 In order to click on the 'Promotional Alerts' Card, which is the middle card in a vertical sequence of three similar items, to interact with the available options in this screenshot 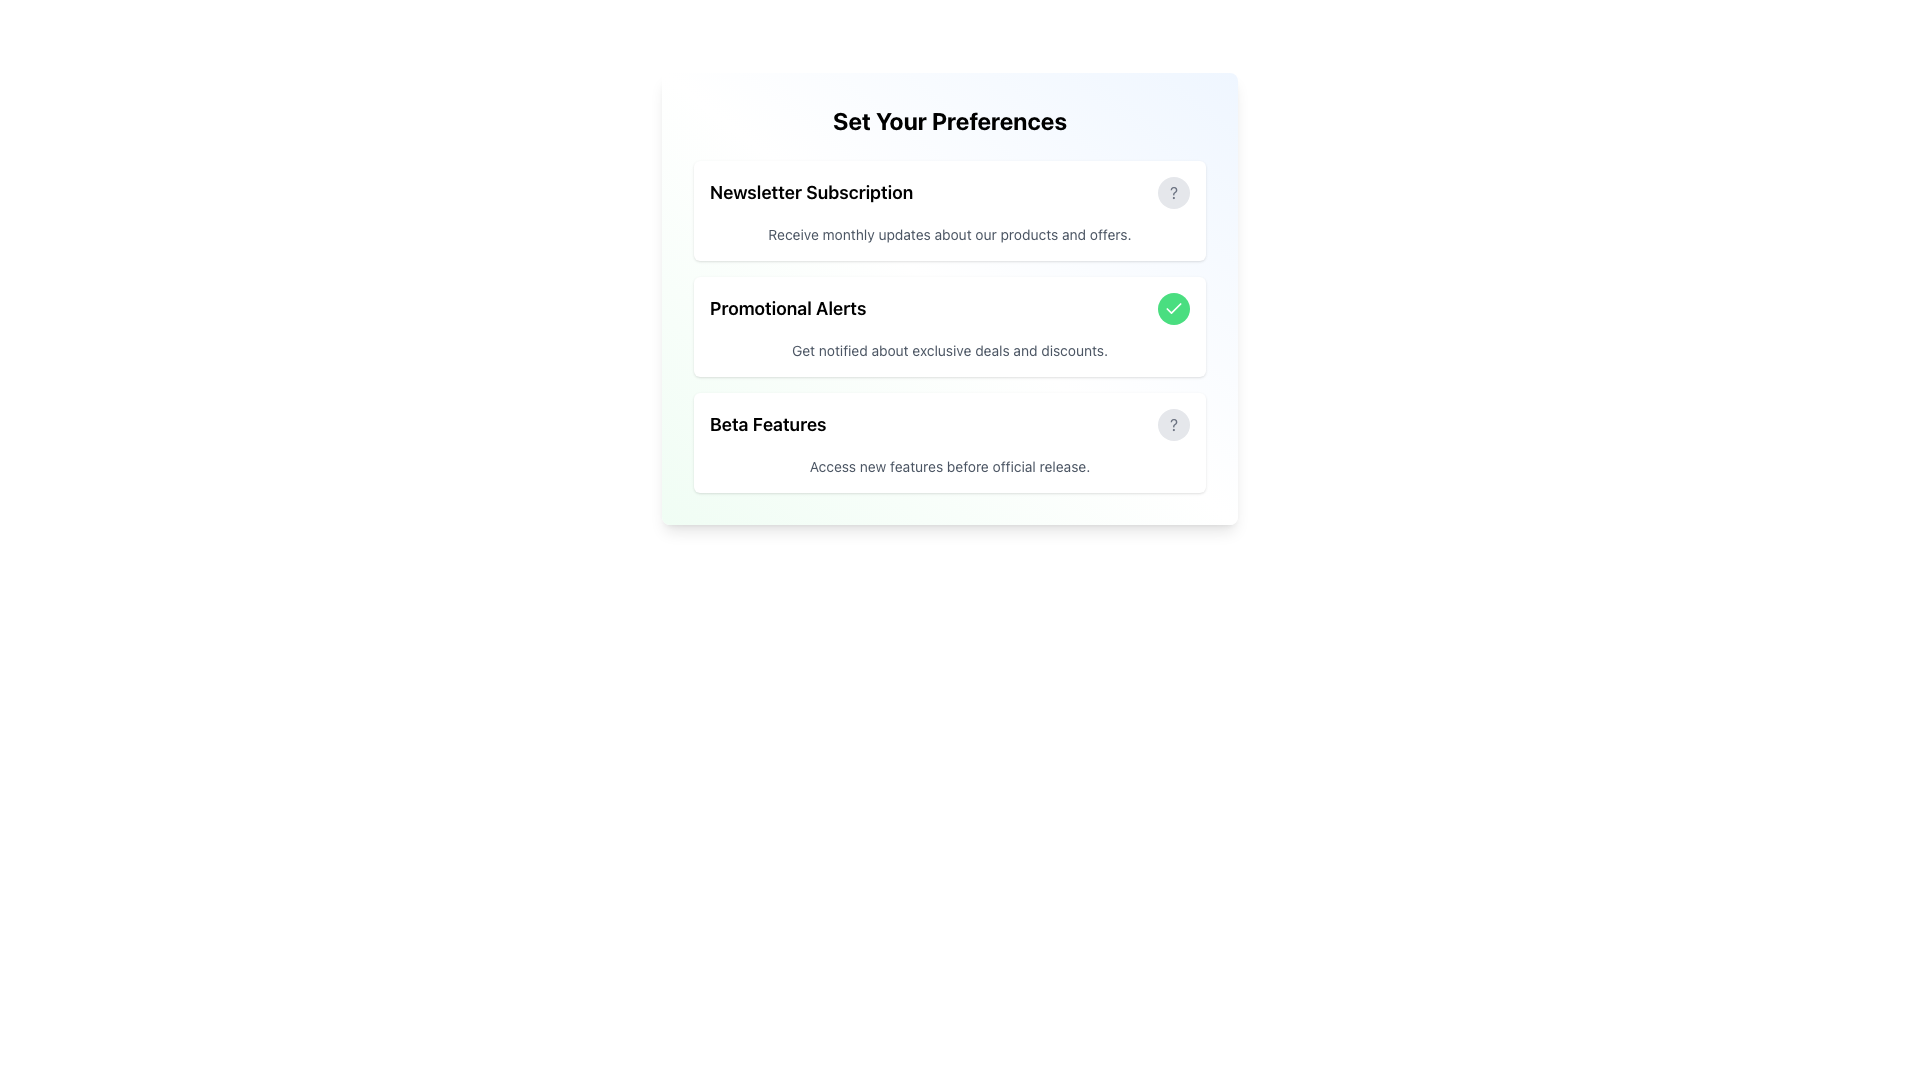, I will do `click(949, 299)`.